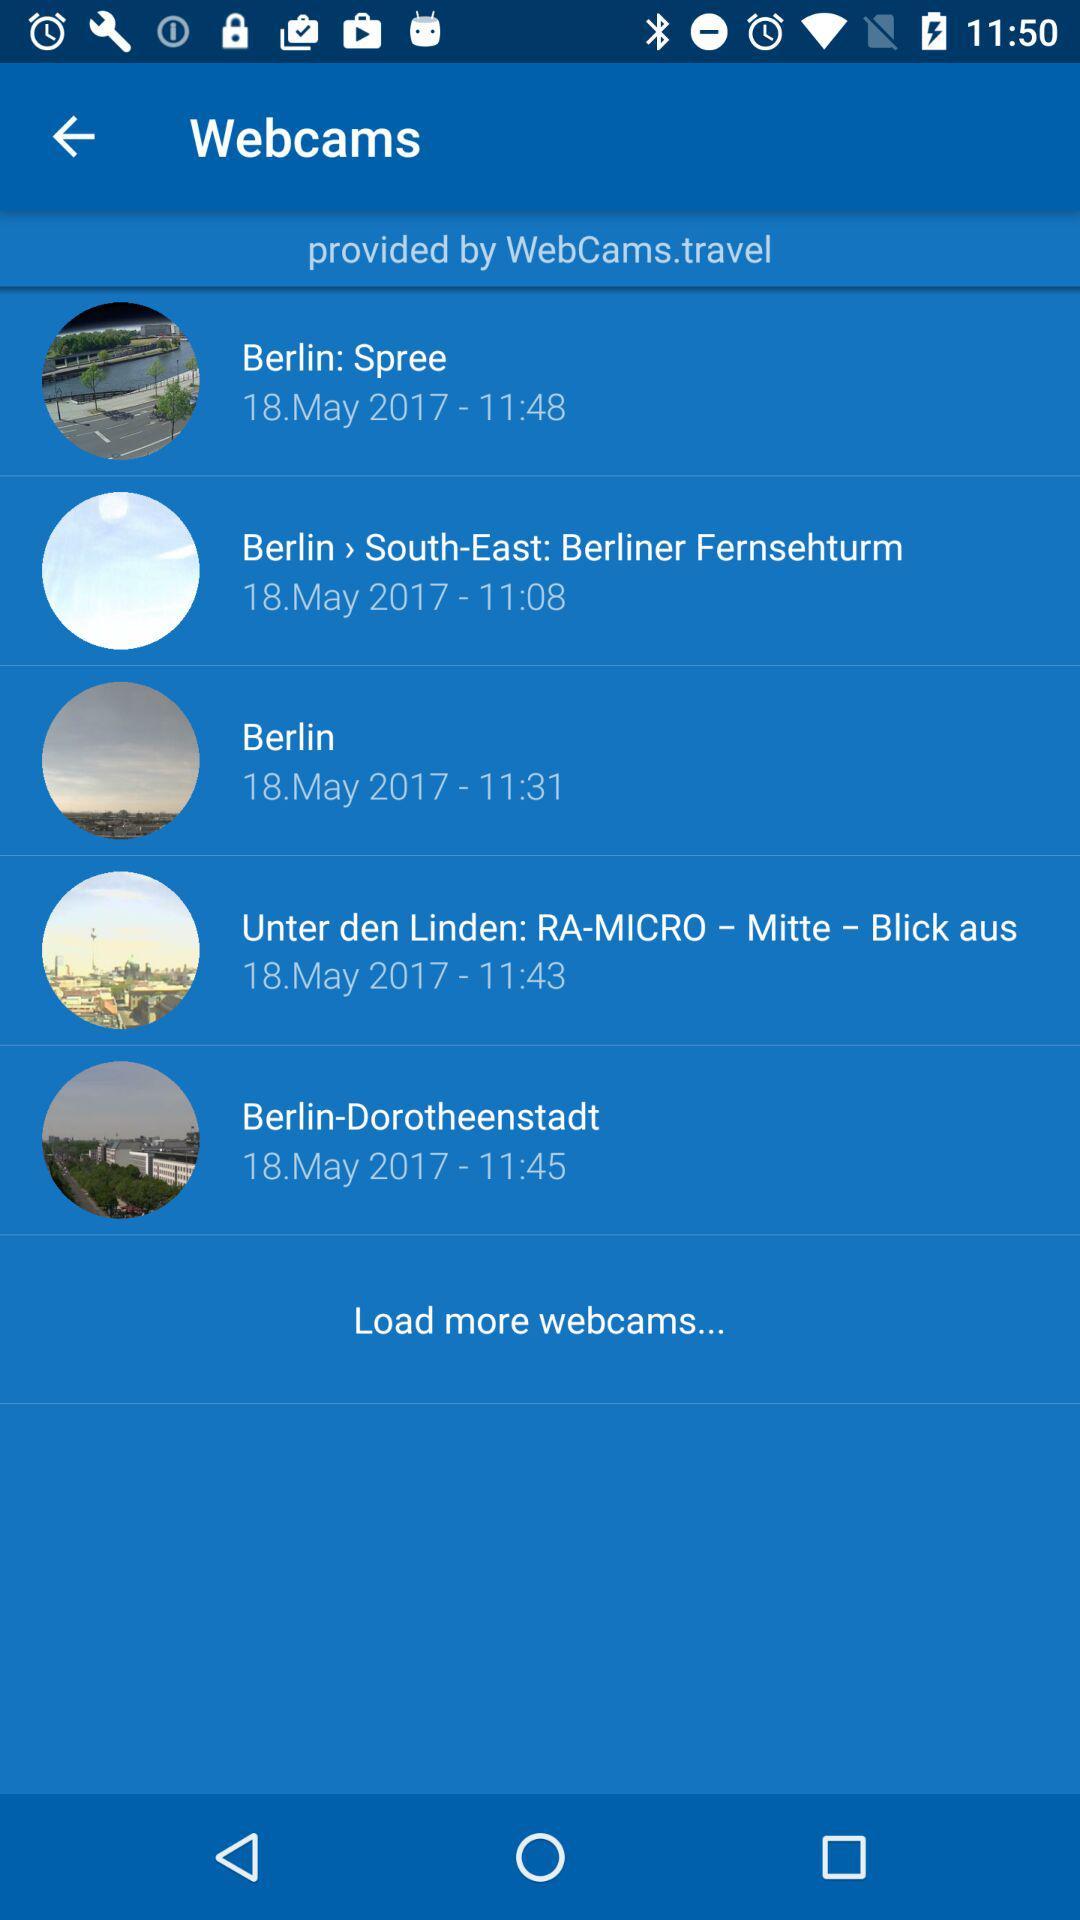 Image resolution: width=1080 pixels, height=1920 pixels. Describe the element at coordinates (639, 924) in the screenshot. I see `item below 18 may 2017 icon` at that location.